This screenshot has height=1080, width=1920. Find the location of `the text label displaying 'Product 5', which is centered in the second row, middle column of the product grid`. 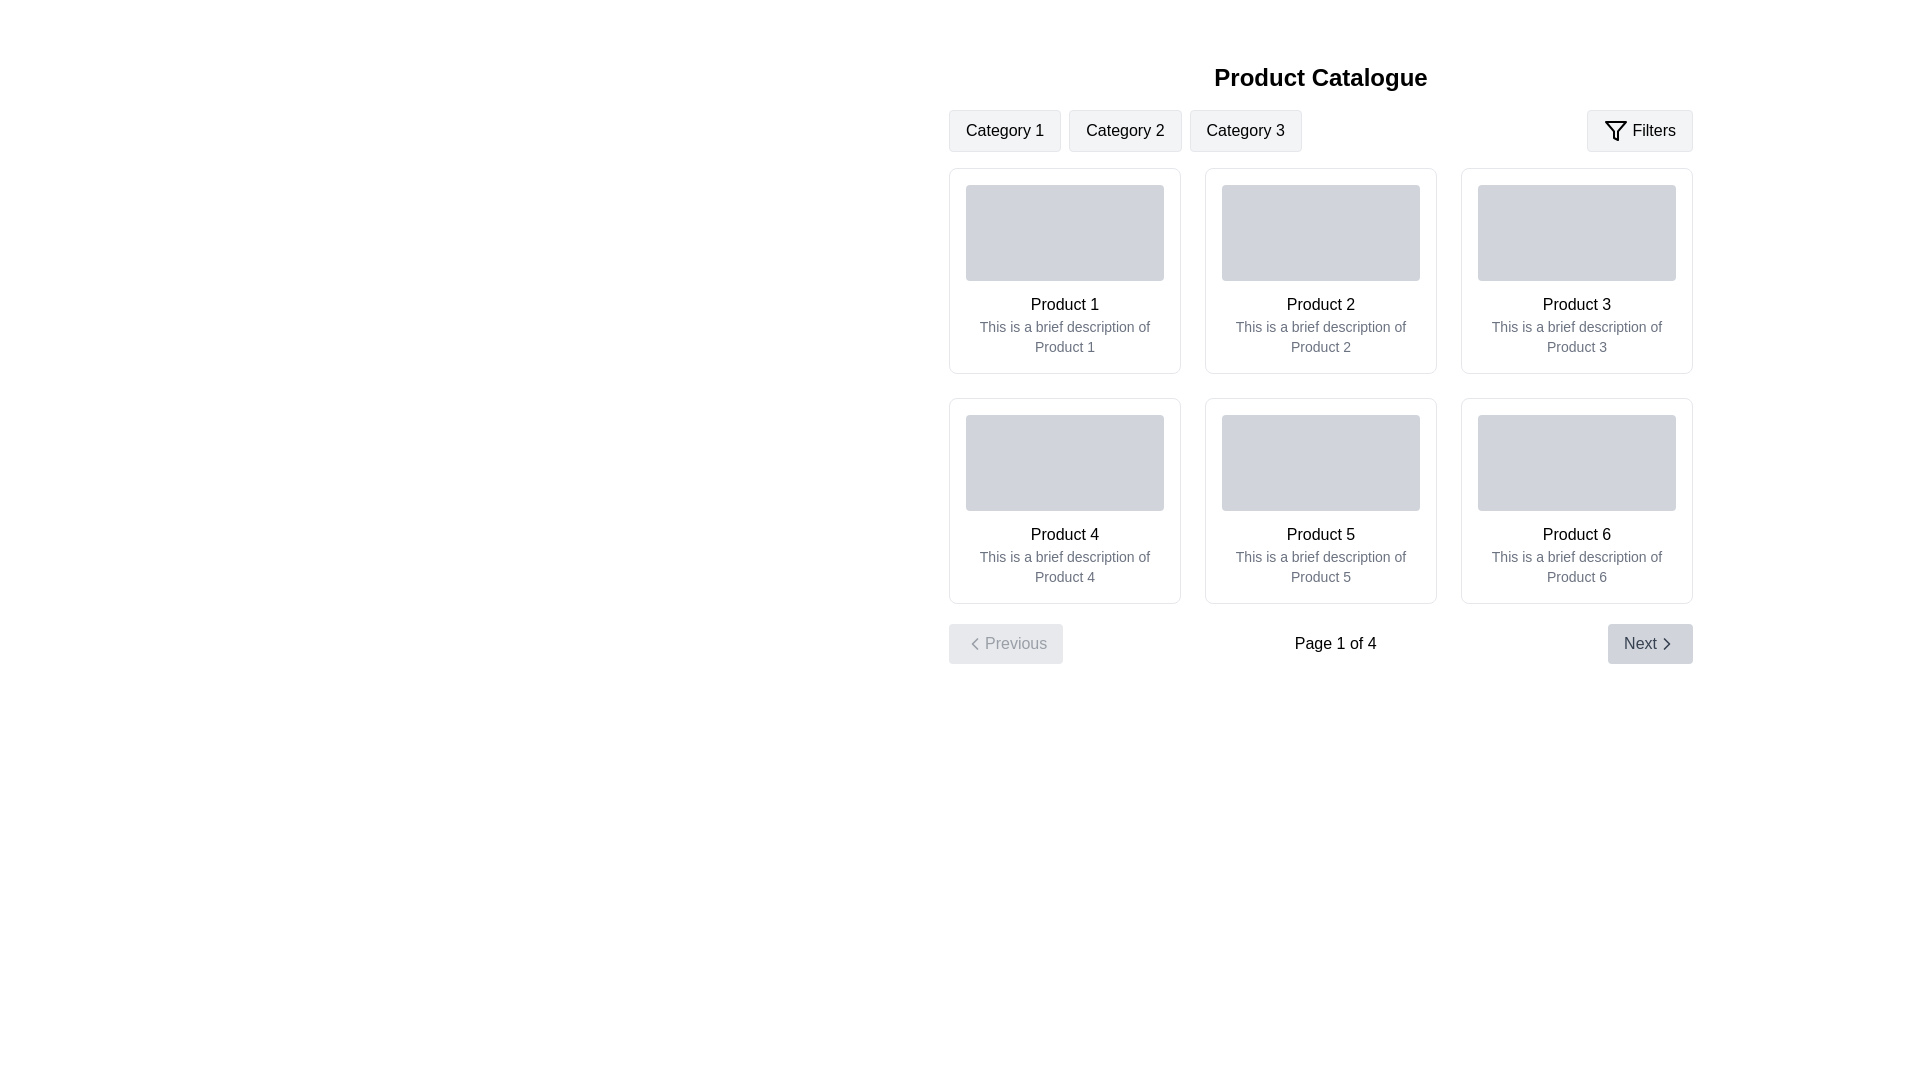

the text label displaying 'Product 5', which is centered in the second row, middle column of the product grid is located at coordinates (1320, 534).